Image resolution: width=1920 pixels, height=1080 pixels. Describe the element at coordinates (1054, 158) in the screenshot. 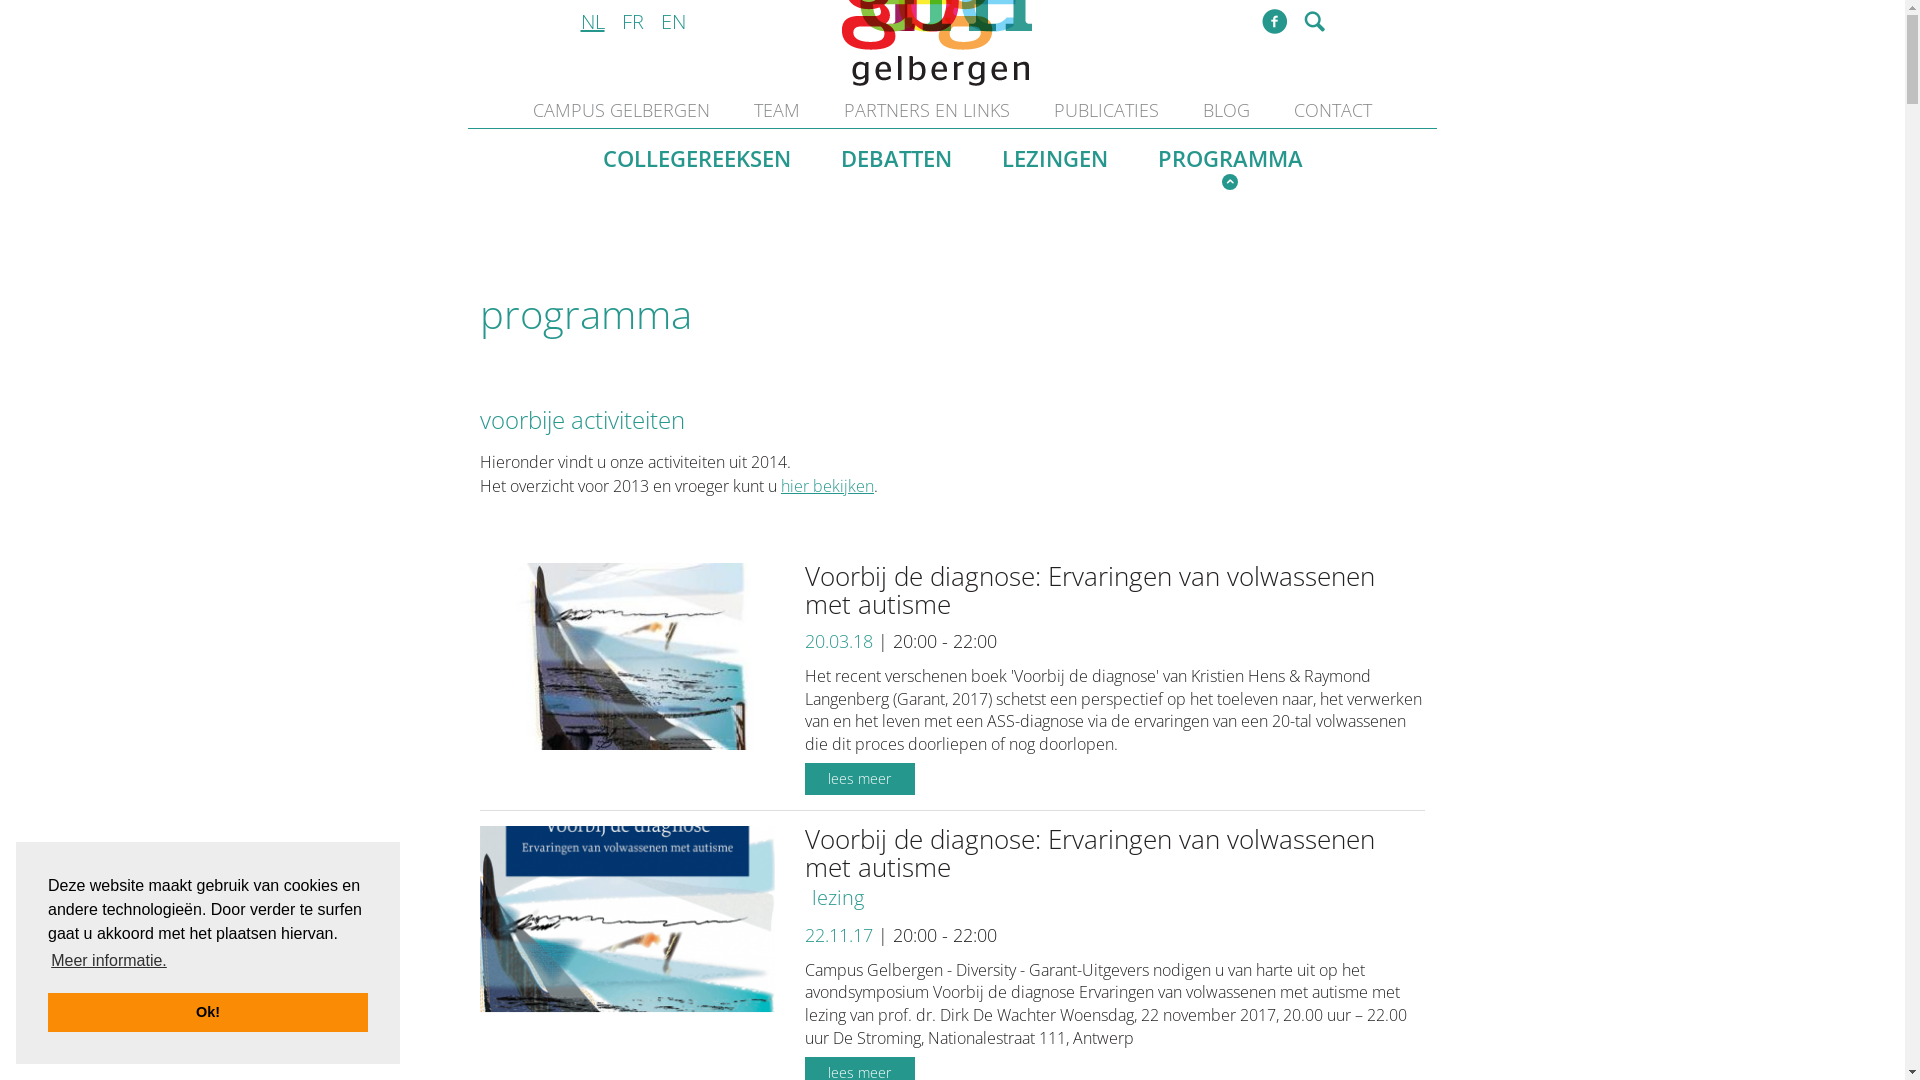

I see `'LEZINGEN'` at that location.